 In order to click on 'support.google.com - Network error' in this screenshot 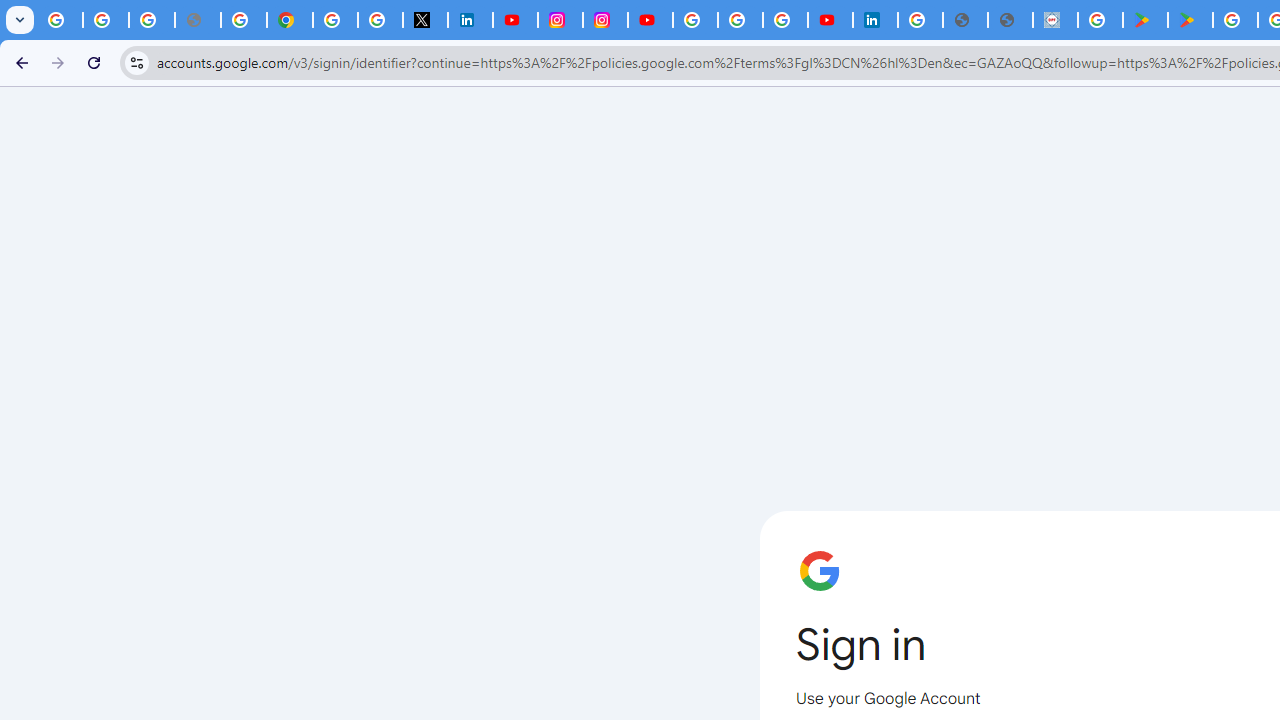, I will do `click(198, 20)`.